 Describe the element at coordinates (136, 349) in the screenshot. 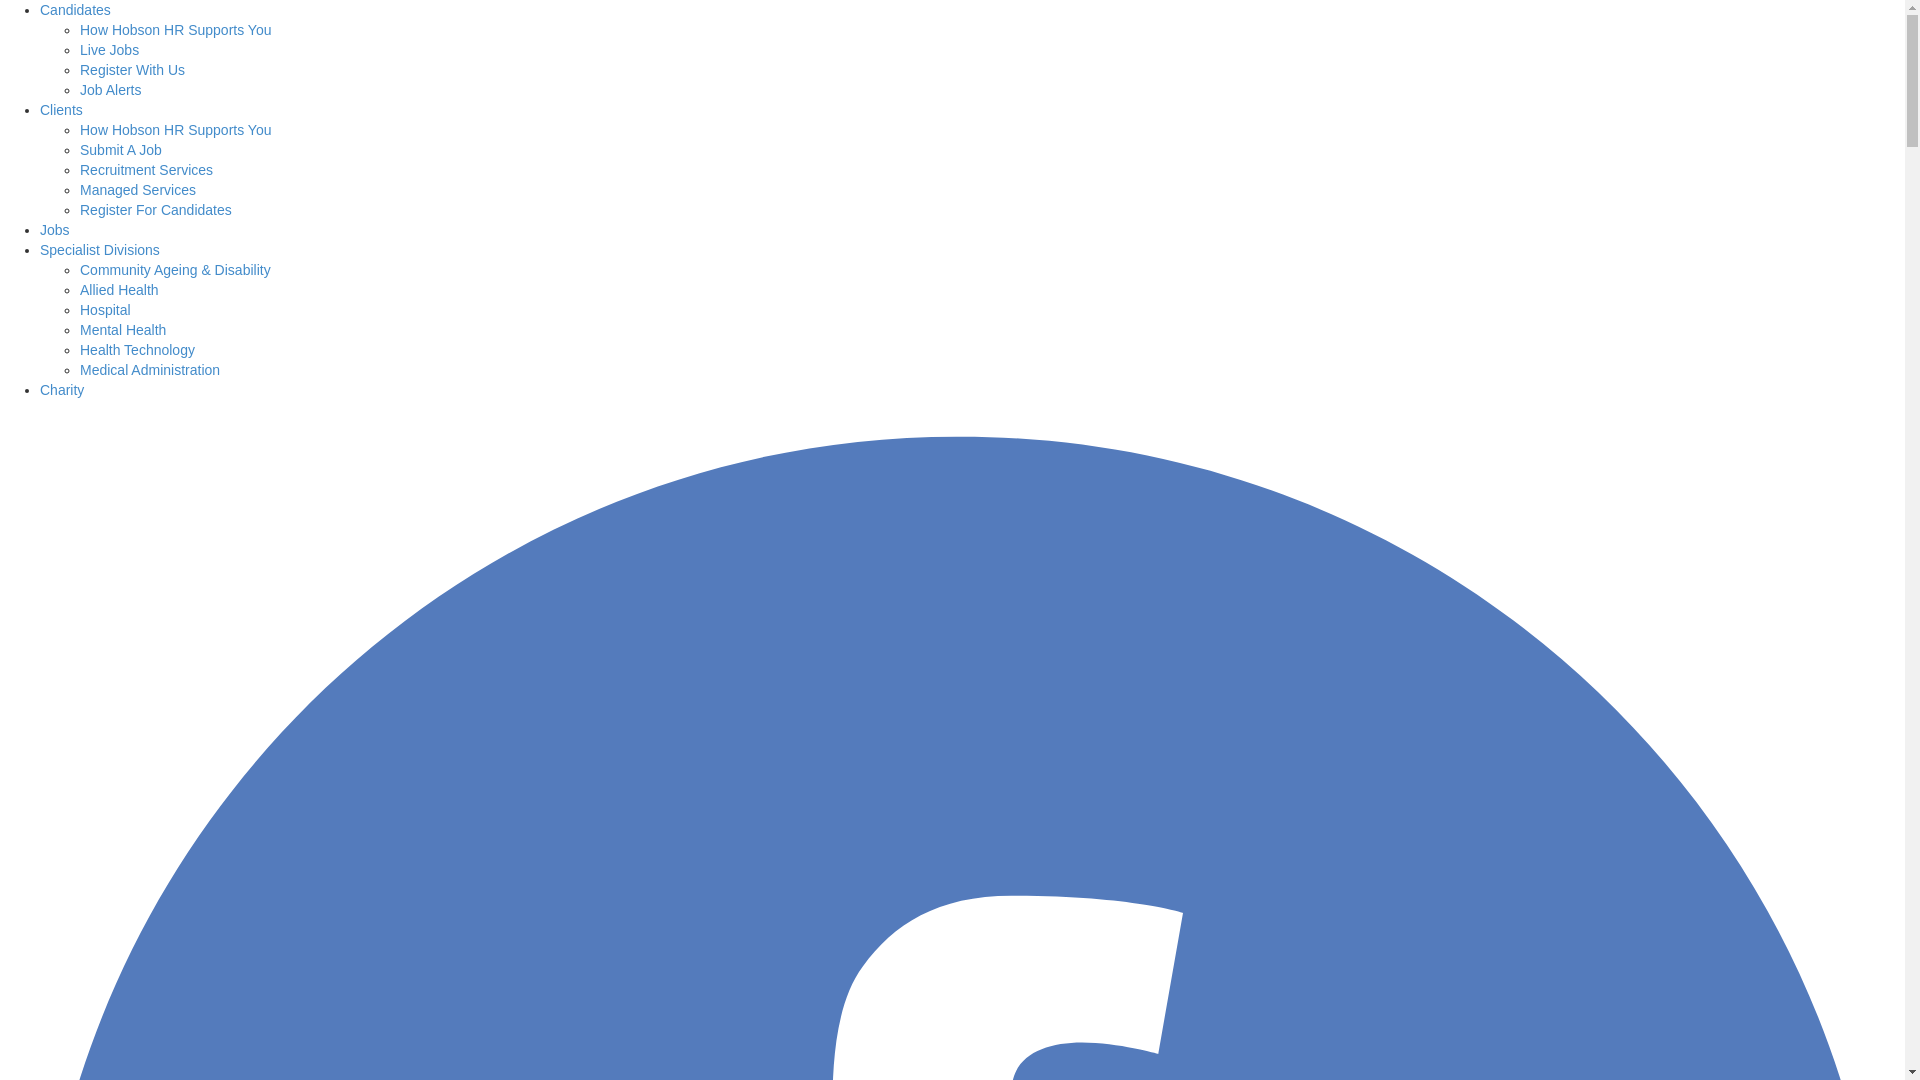

I see `'Health Technology'` at that location.